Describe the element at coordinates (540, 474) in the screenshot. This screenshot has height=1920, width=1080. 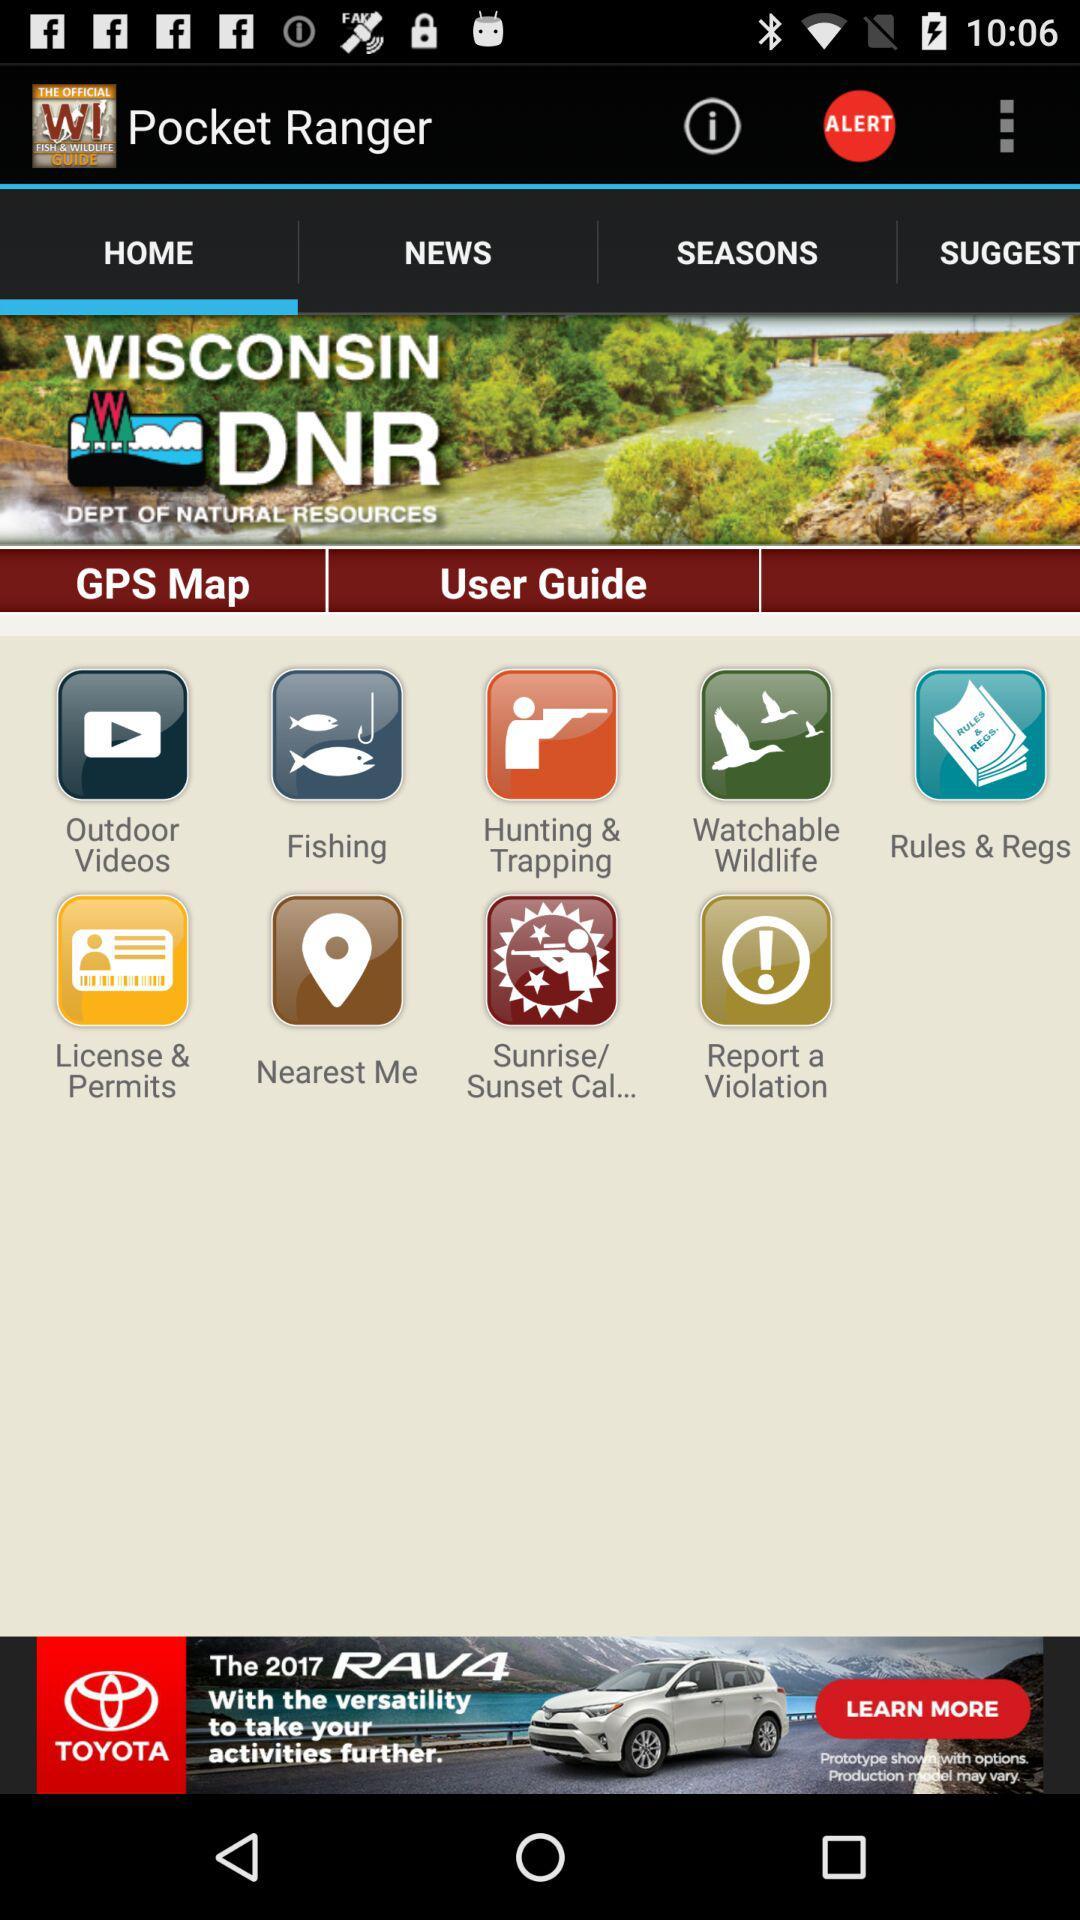
I see `home` at that location.